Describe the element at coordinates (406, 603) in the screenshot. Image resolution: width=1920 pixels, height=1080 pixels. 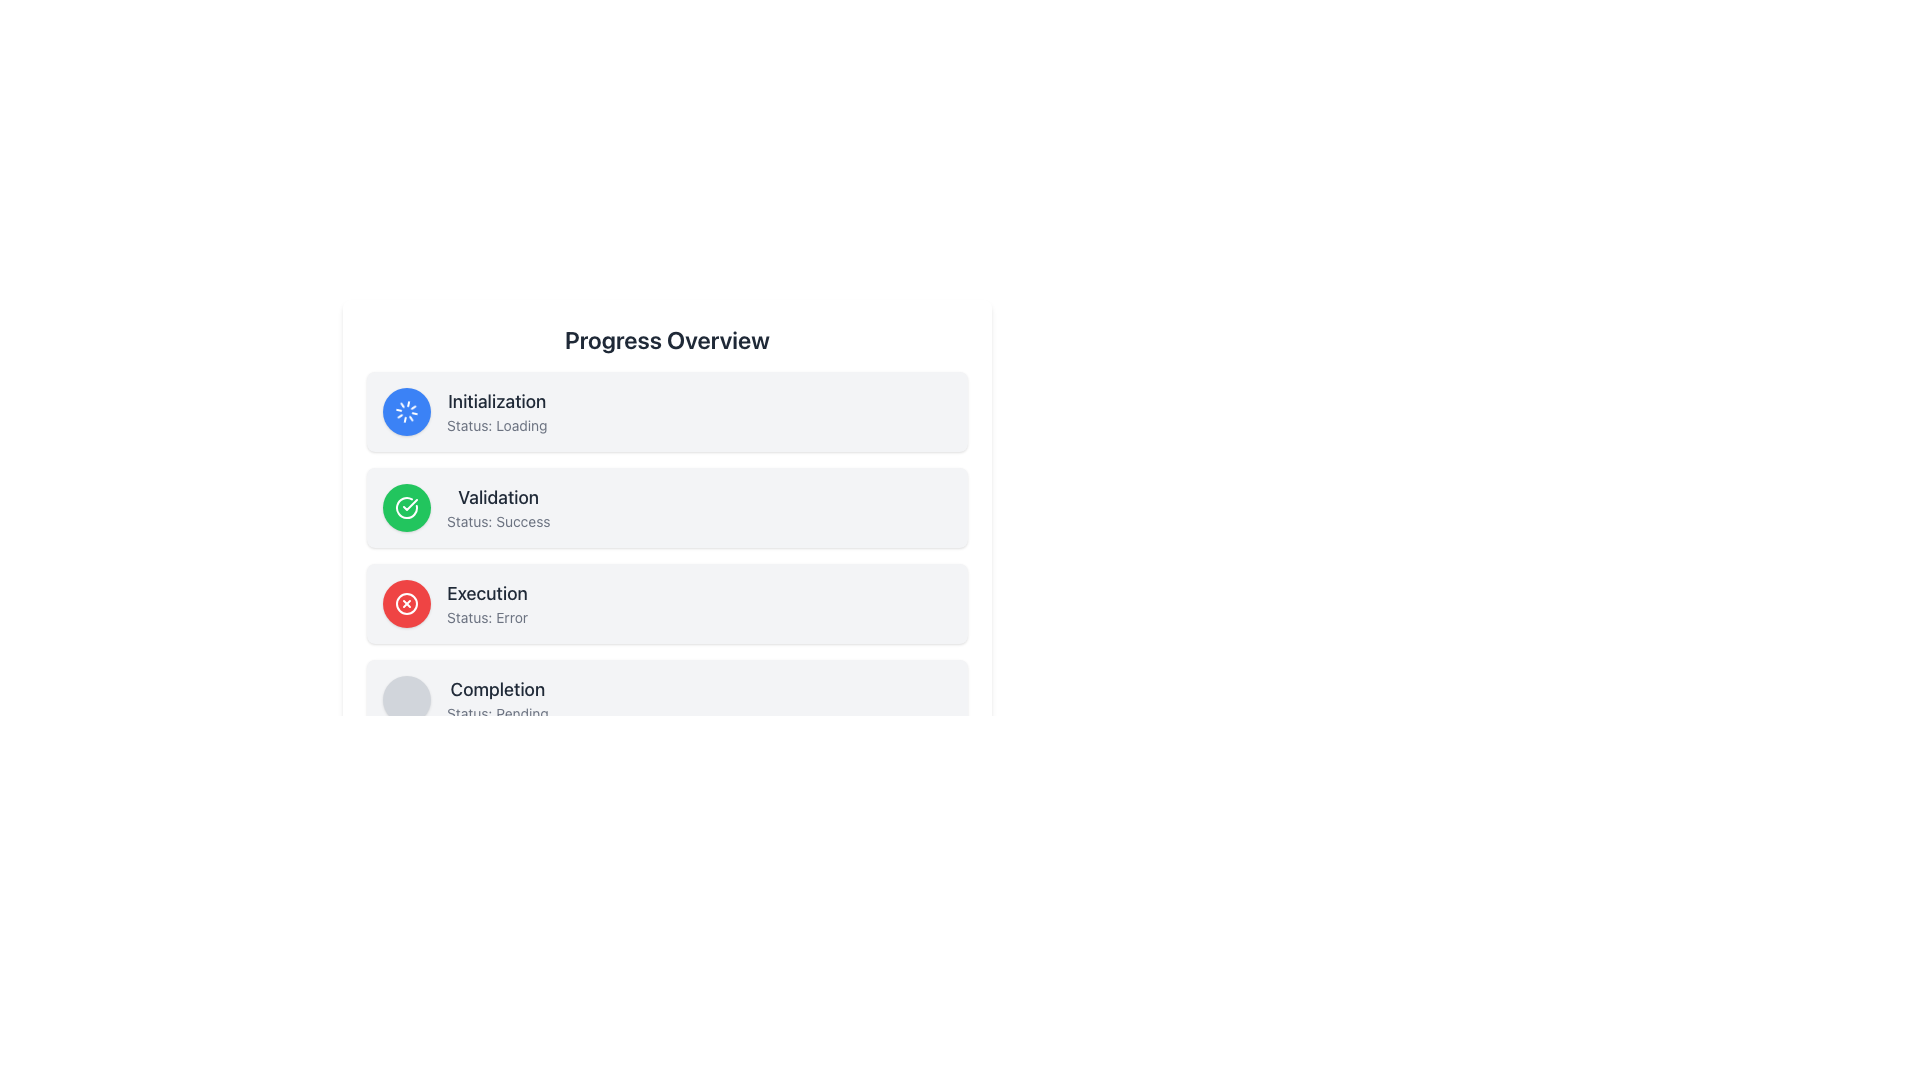
I see `the 'error' status icon located in the ExecutionStatus segment, positioned to the left of the 'Execution Status: error' text` at that location.